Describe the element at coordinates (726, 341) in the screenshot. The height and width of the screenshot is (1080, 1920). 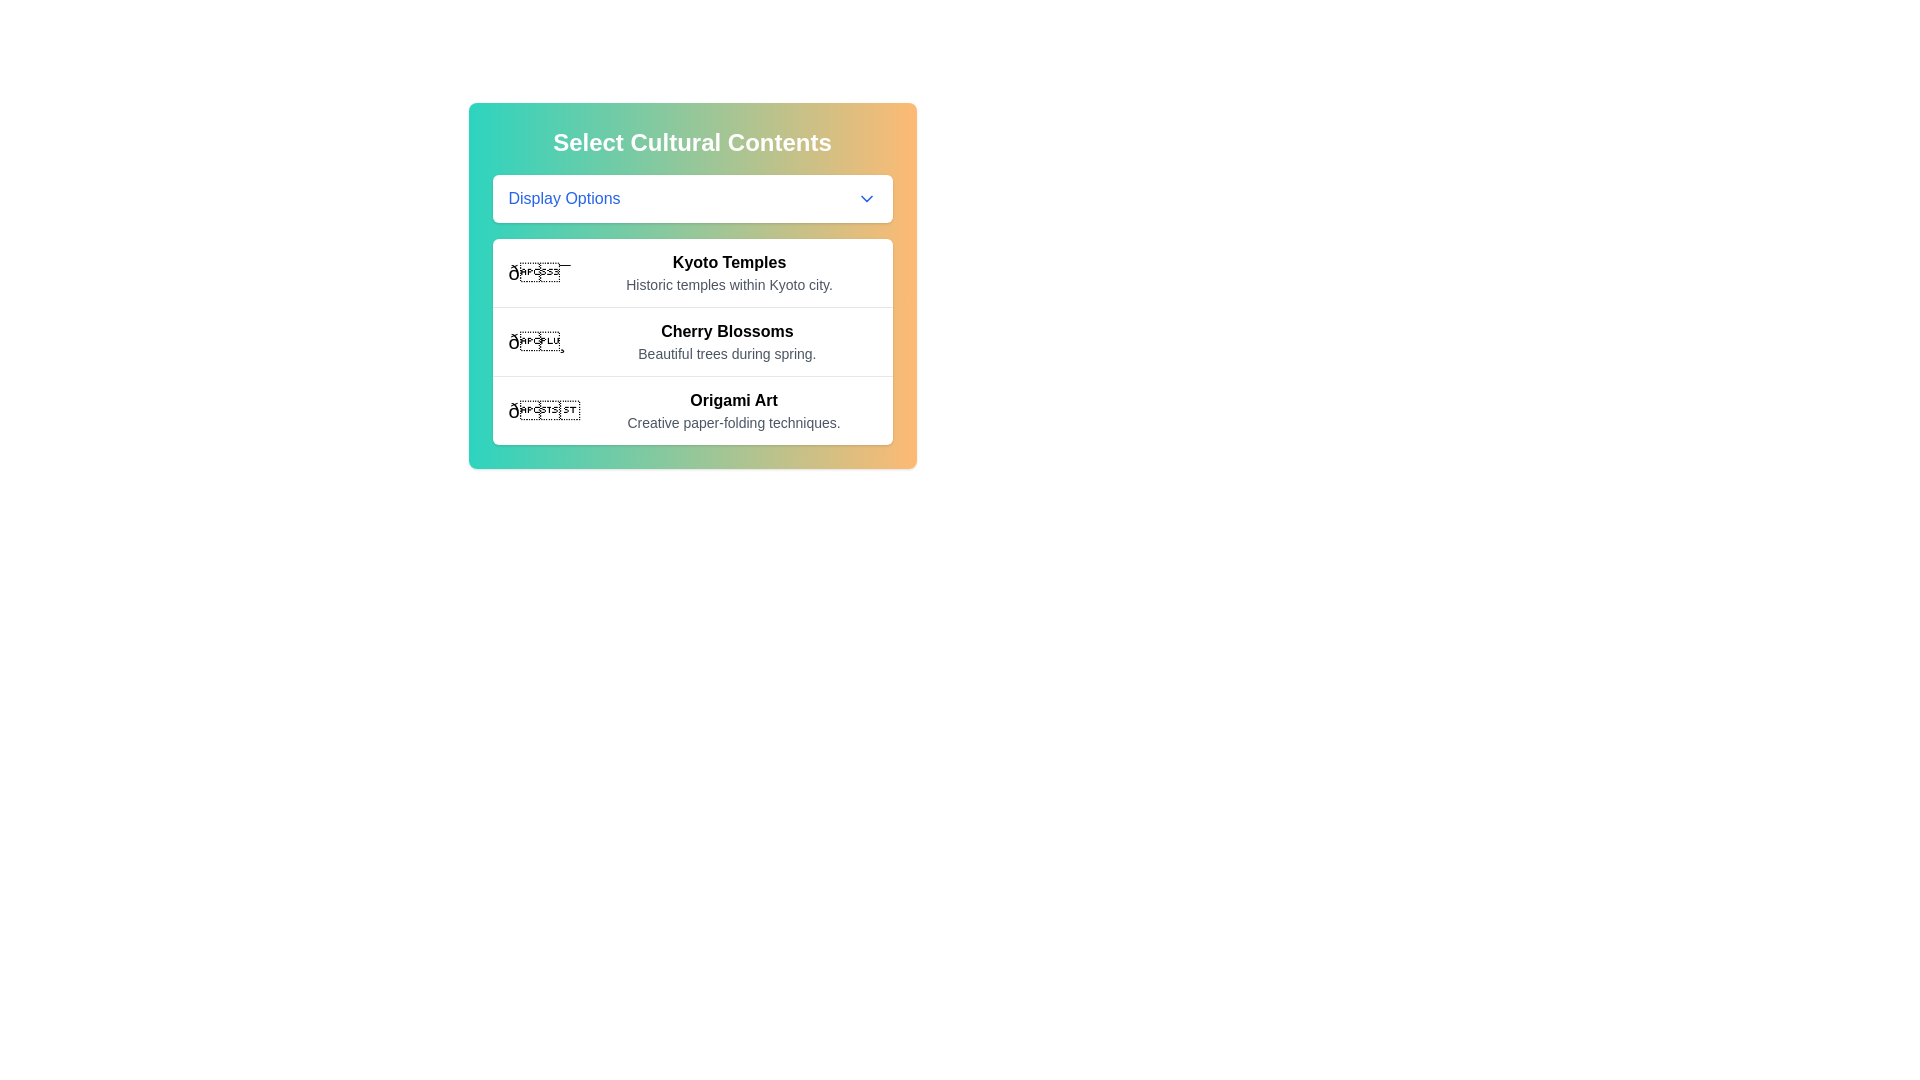
I see `descriptive text block displaying 'Cherry Blossoms' and 'Beautiful trees during spring.' which is the second option under 'Select Cultural Contents.'` at that location.